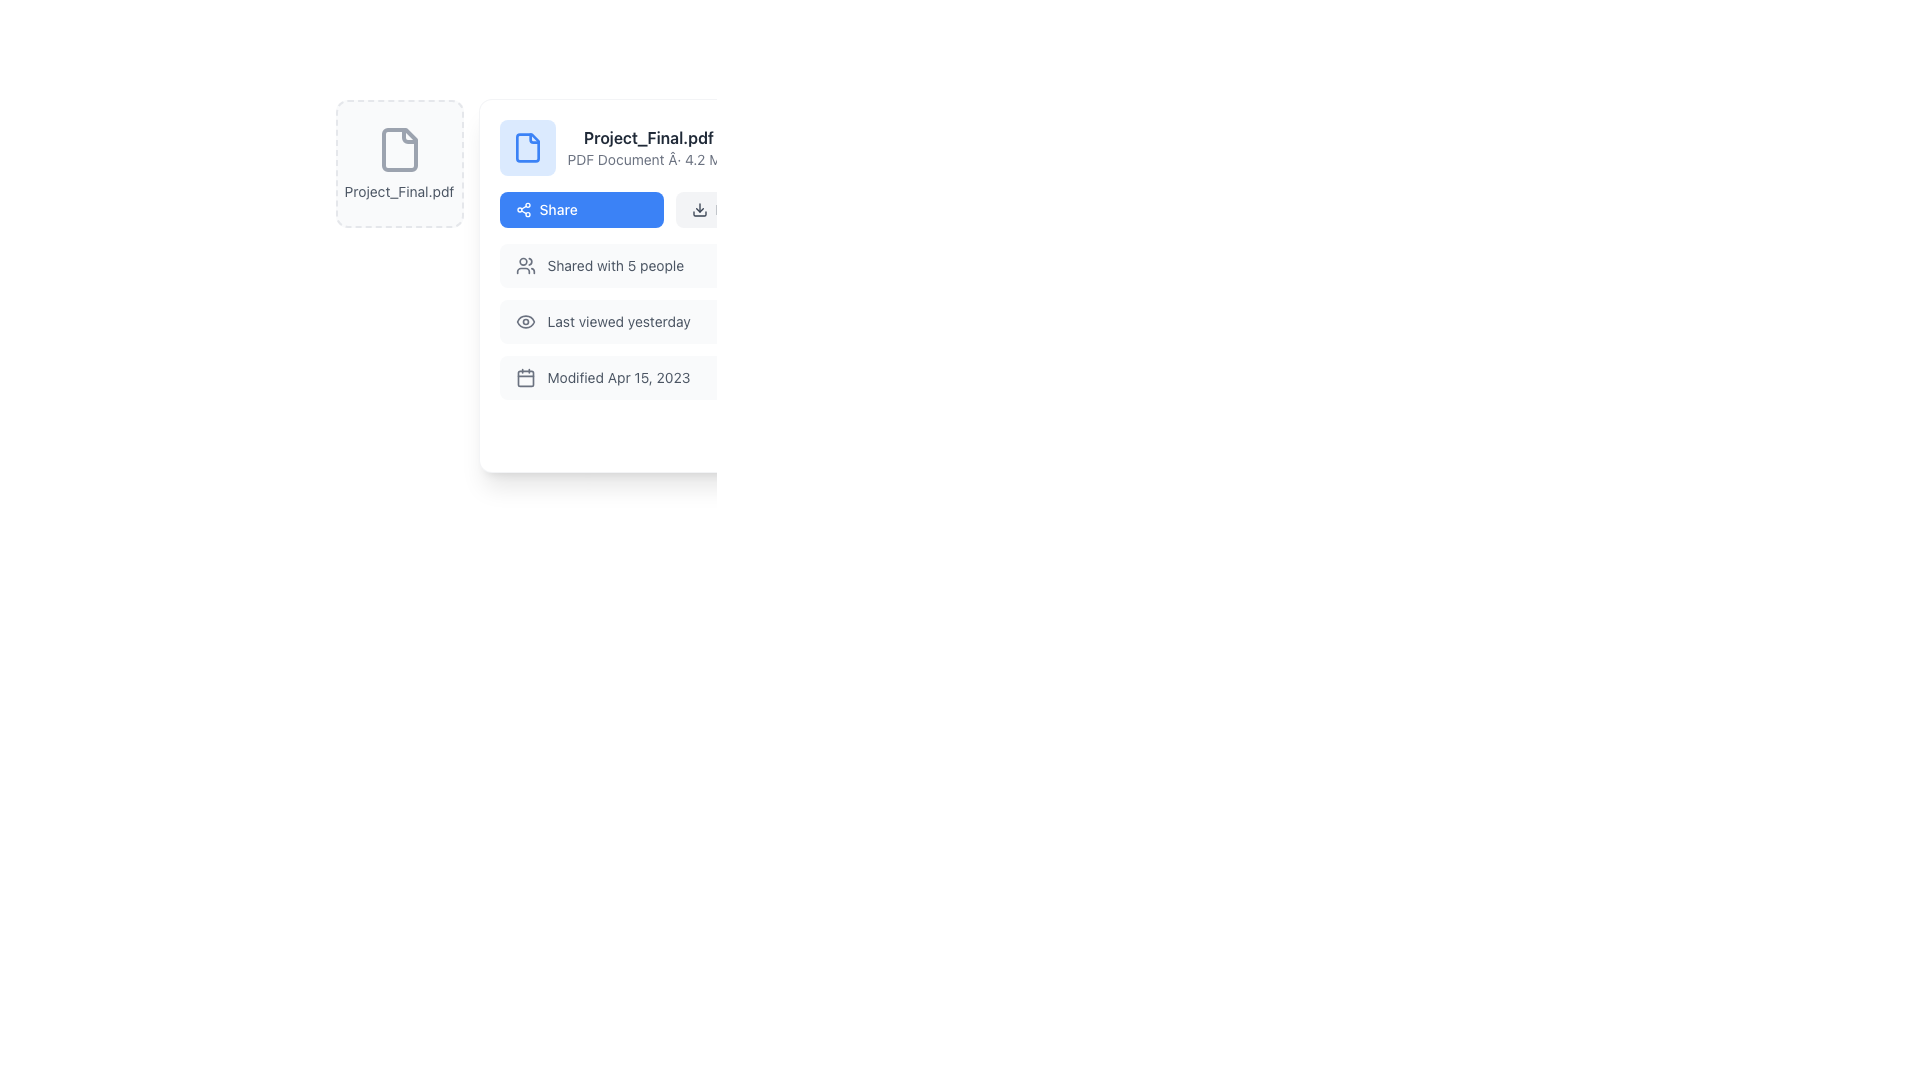 The height and width of the screenshot is (1080, 1920). Describe the element at coordinates (669, 146) in the screenshot. I see `the document name 'Project_Final.pdf' in the file descriptor` at that location.